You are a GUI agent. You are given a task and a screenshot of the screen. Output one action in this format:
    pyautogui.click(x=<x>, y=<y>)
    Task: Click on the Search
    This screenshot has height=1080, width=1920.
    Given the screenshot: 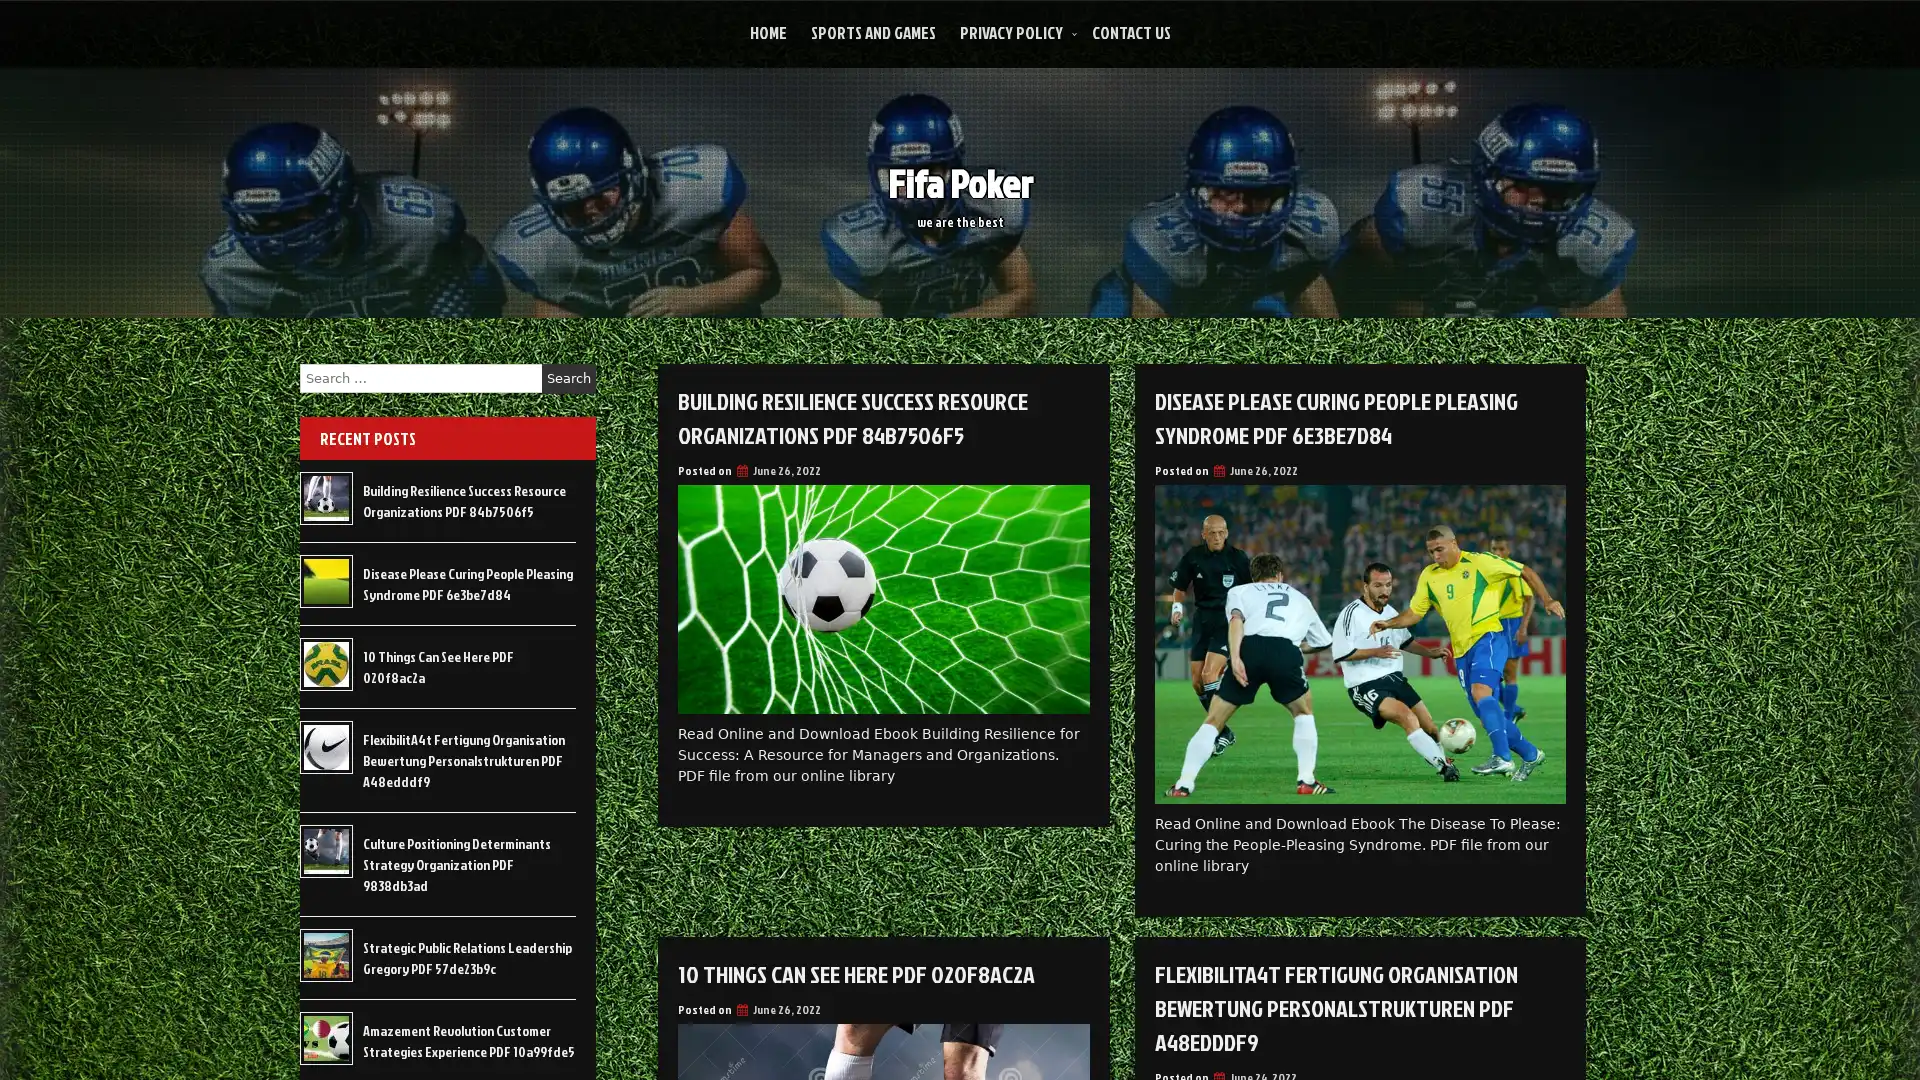 What is the action you would take?
    pyautogui.click(x=568, y=378)
    